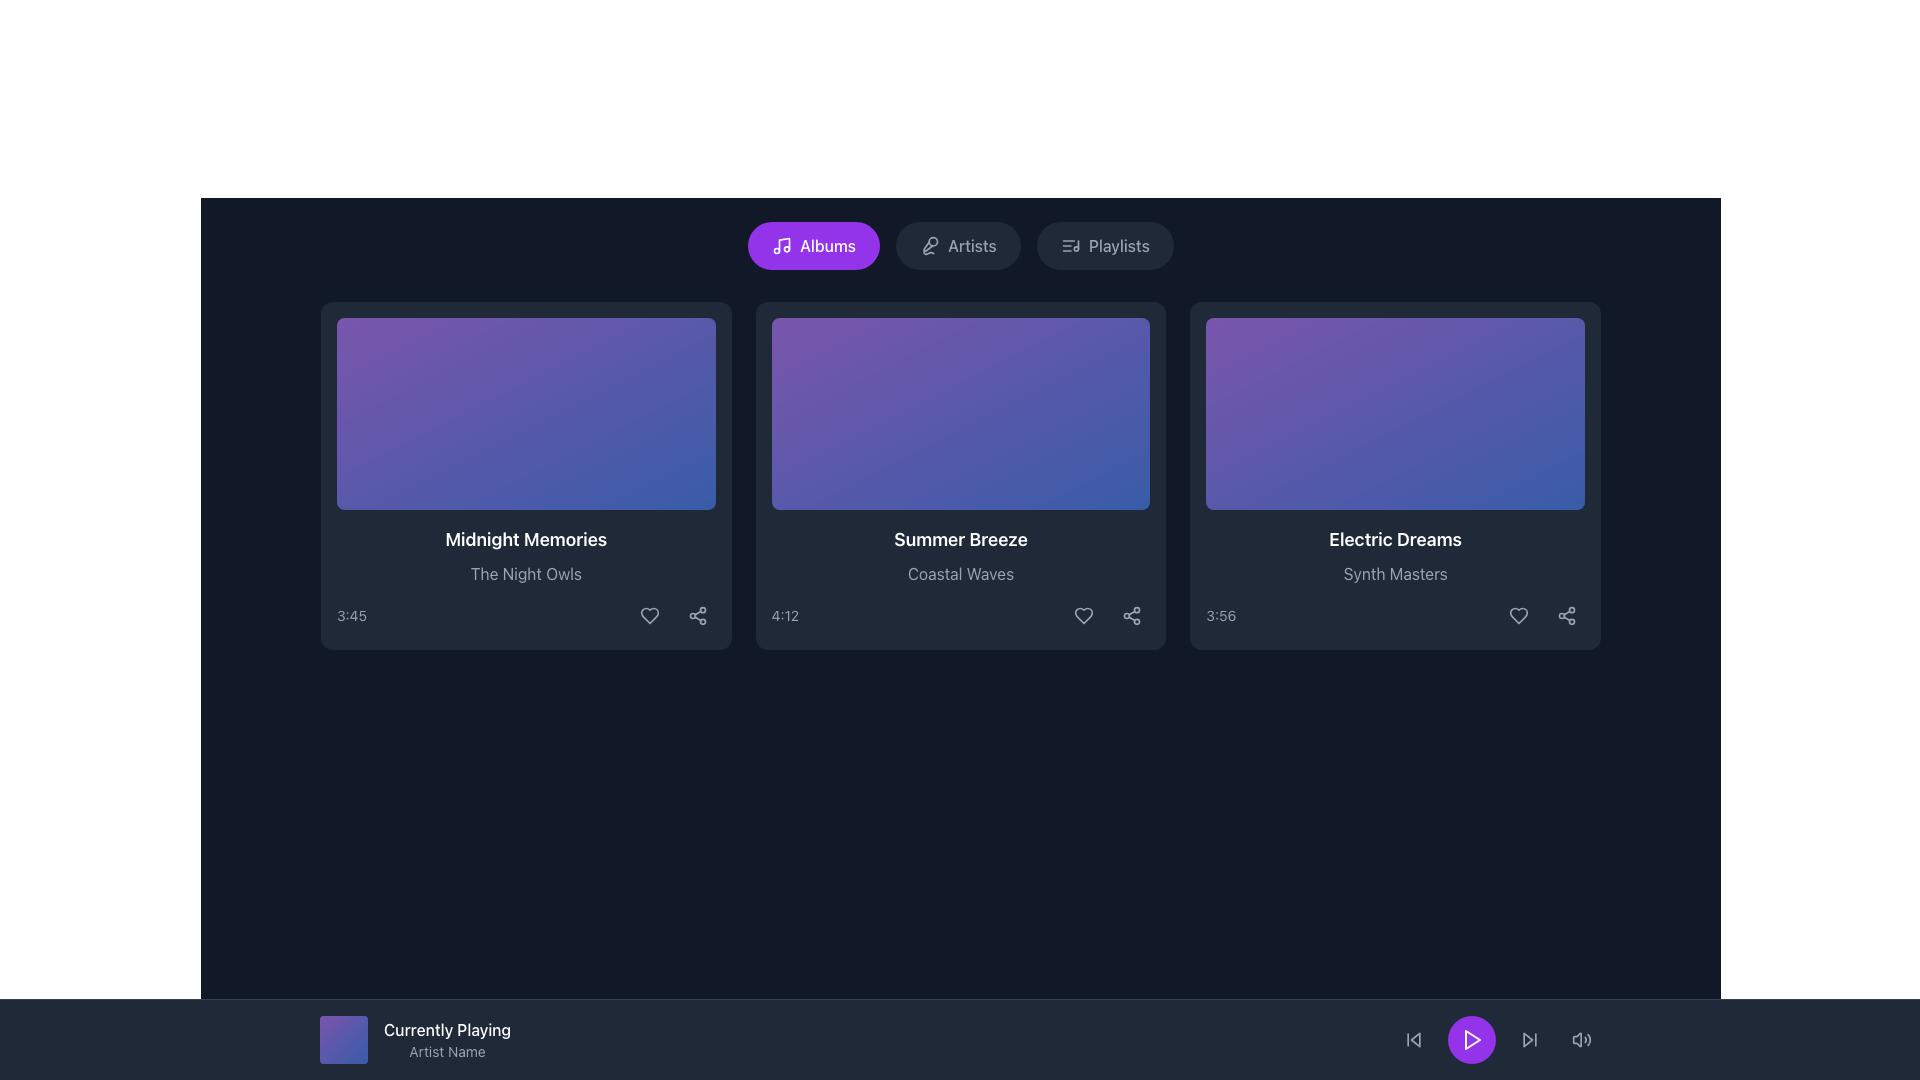 Image resolution: width=1920 pixels, height=1080 pixels. What do you see at coordinates (649, 615) in the screenshot?
I see `the 'like' button located in the bottom-right corner of the 'Midnight Memories' album card` at bounding box center [649, 615].